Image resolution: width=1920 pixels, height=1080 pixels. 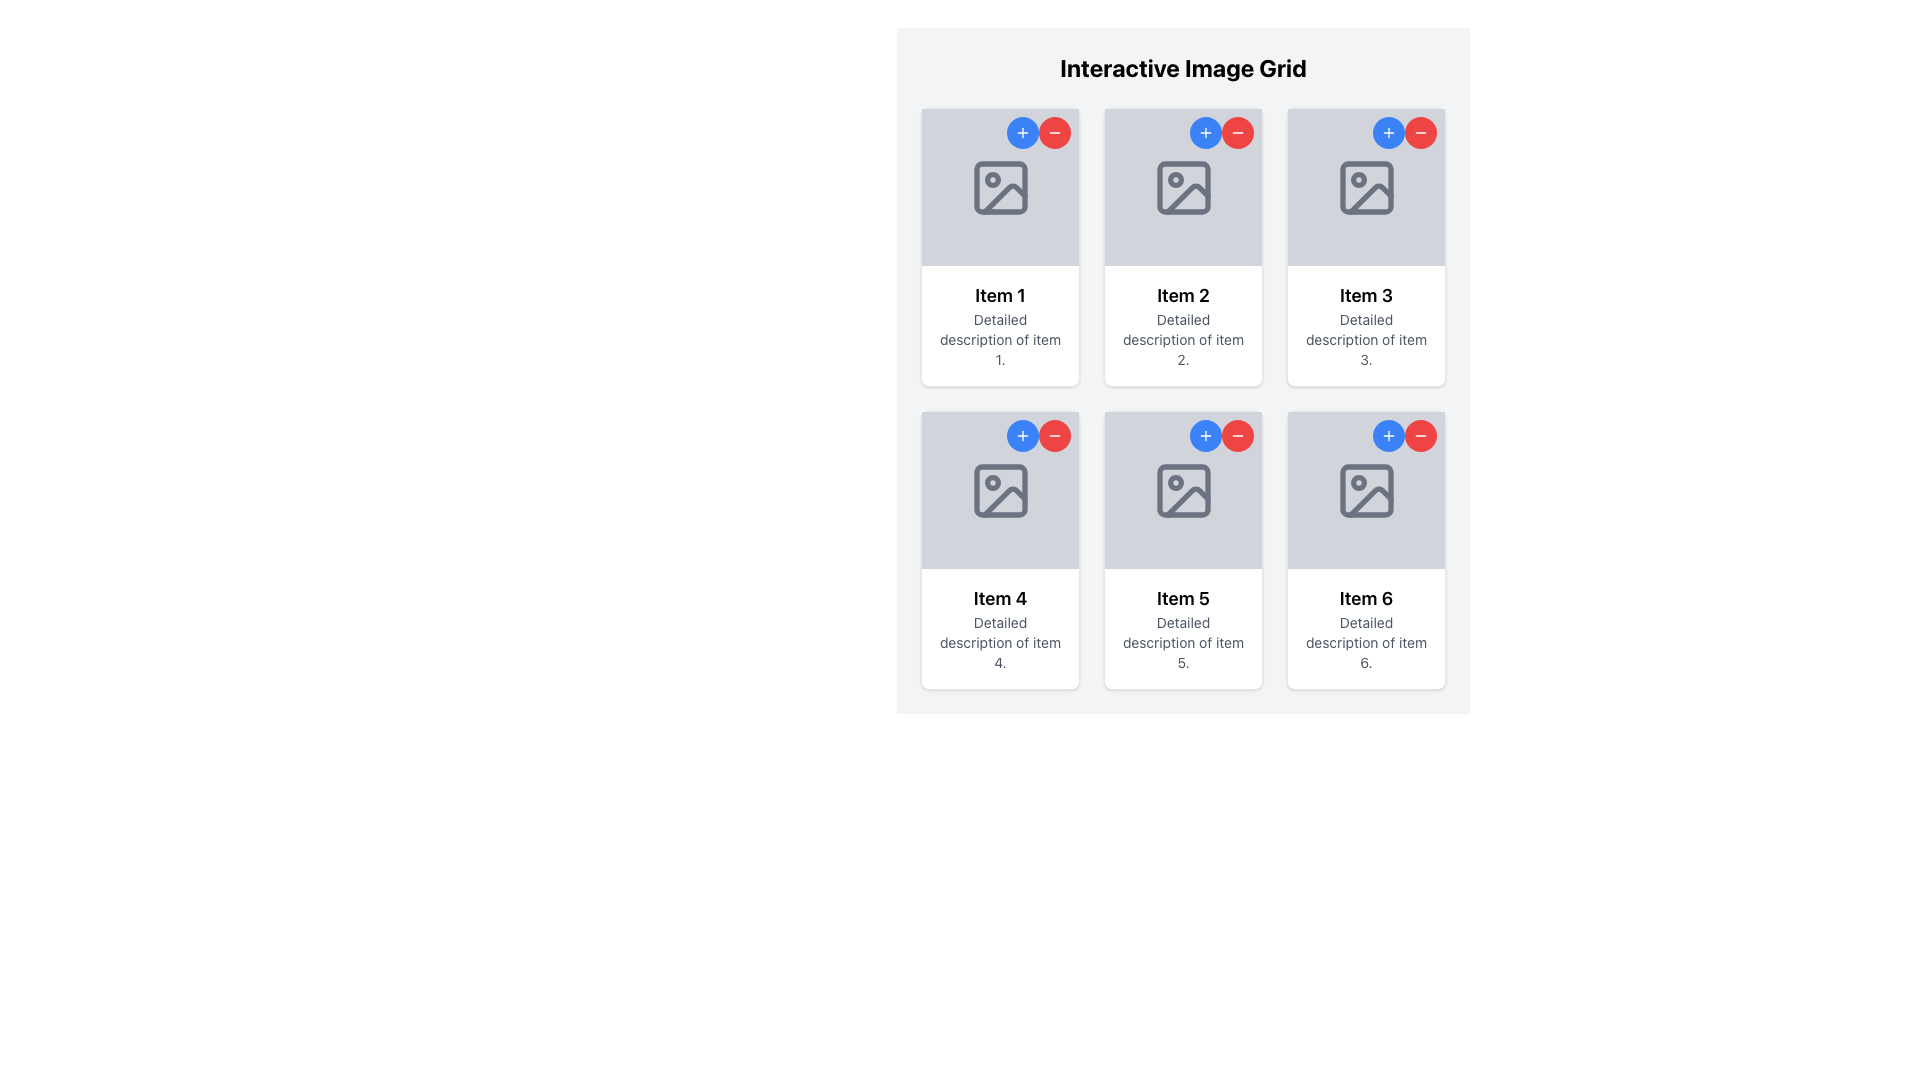 I want to click on the title and description of the interactive card located in the second row, first column of the grid layout, which is the fourth card in the arrangement, so click(x=1000, y=550).